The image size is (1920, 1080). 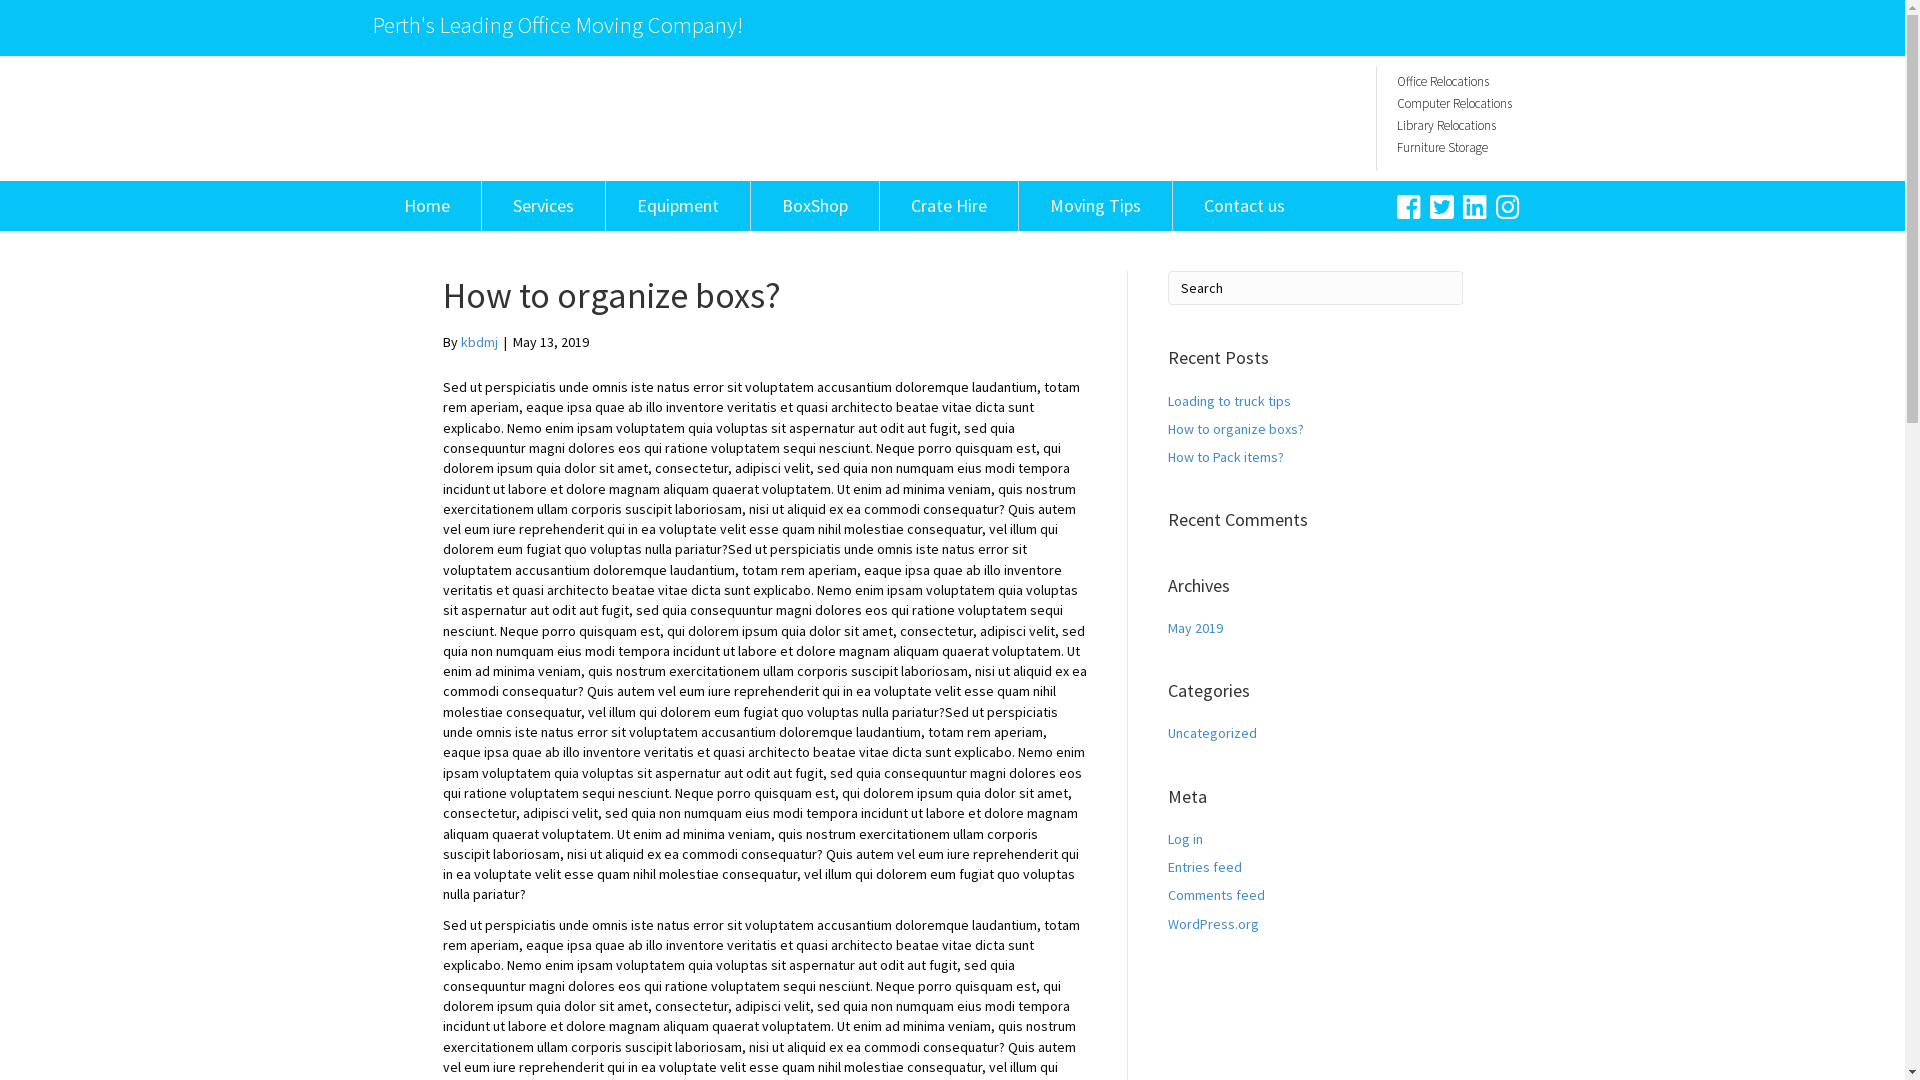 I want to click on 'WordPress.org', so click(x=1167, y=924).